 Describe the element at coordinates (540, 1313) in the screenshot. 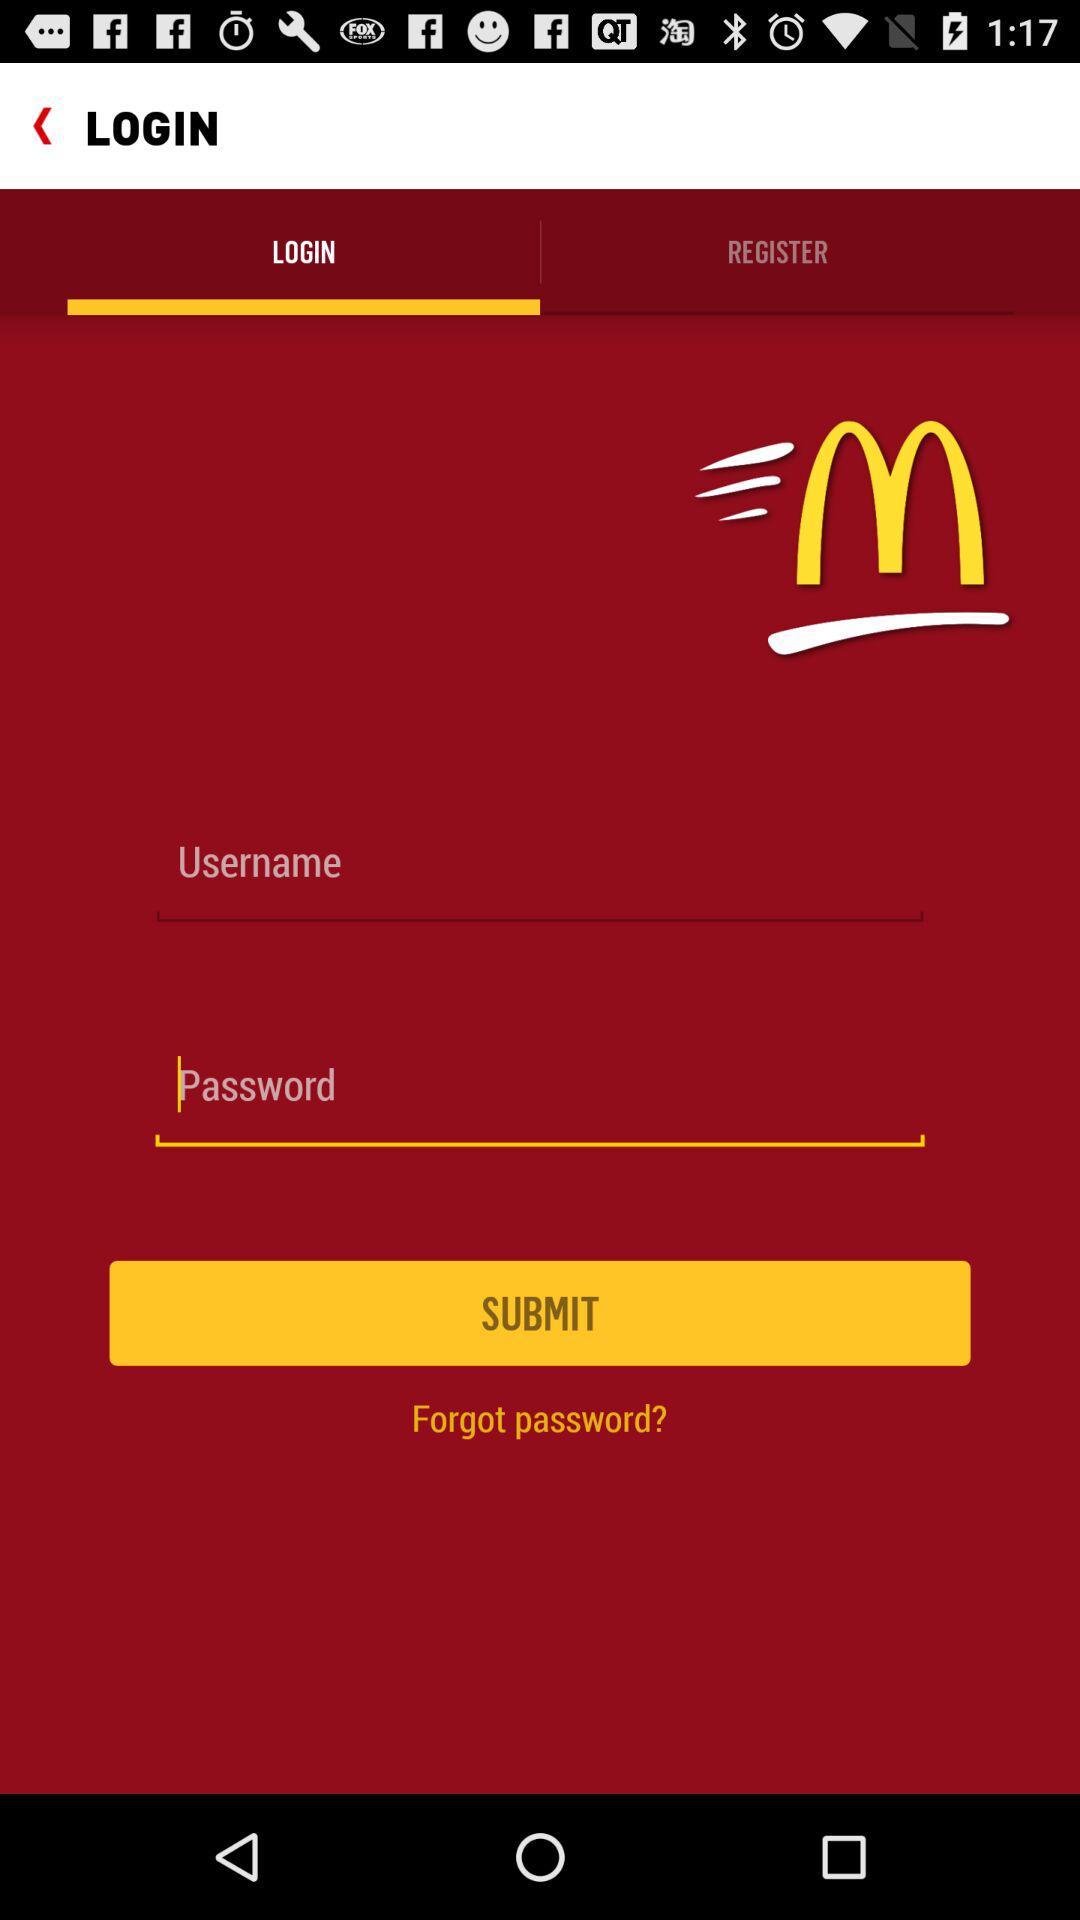

I see `submit item` at that location.